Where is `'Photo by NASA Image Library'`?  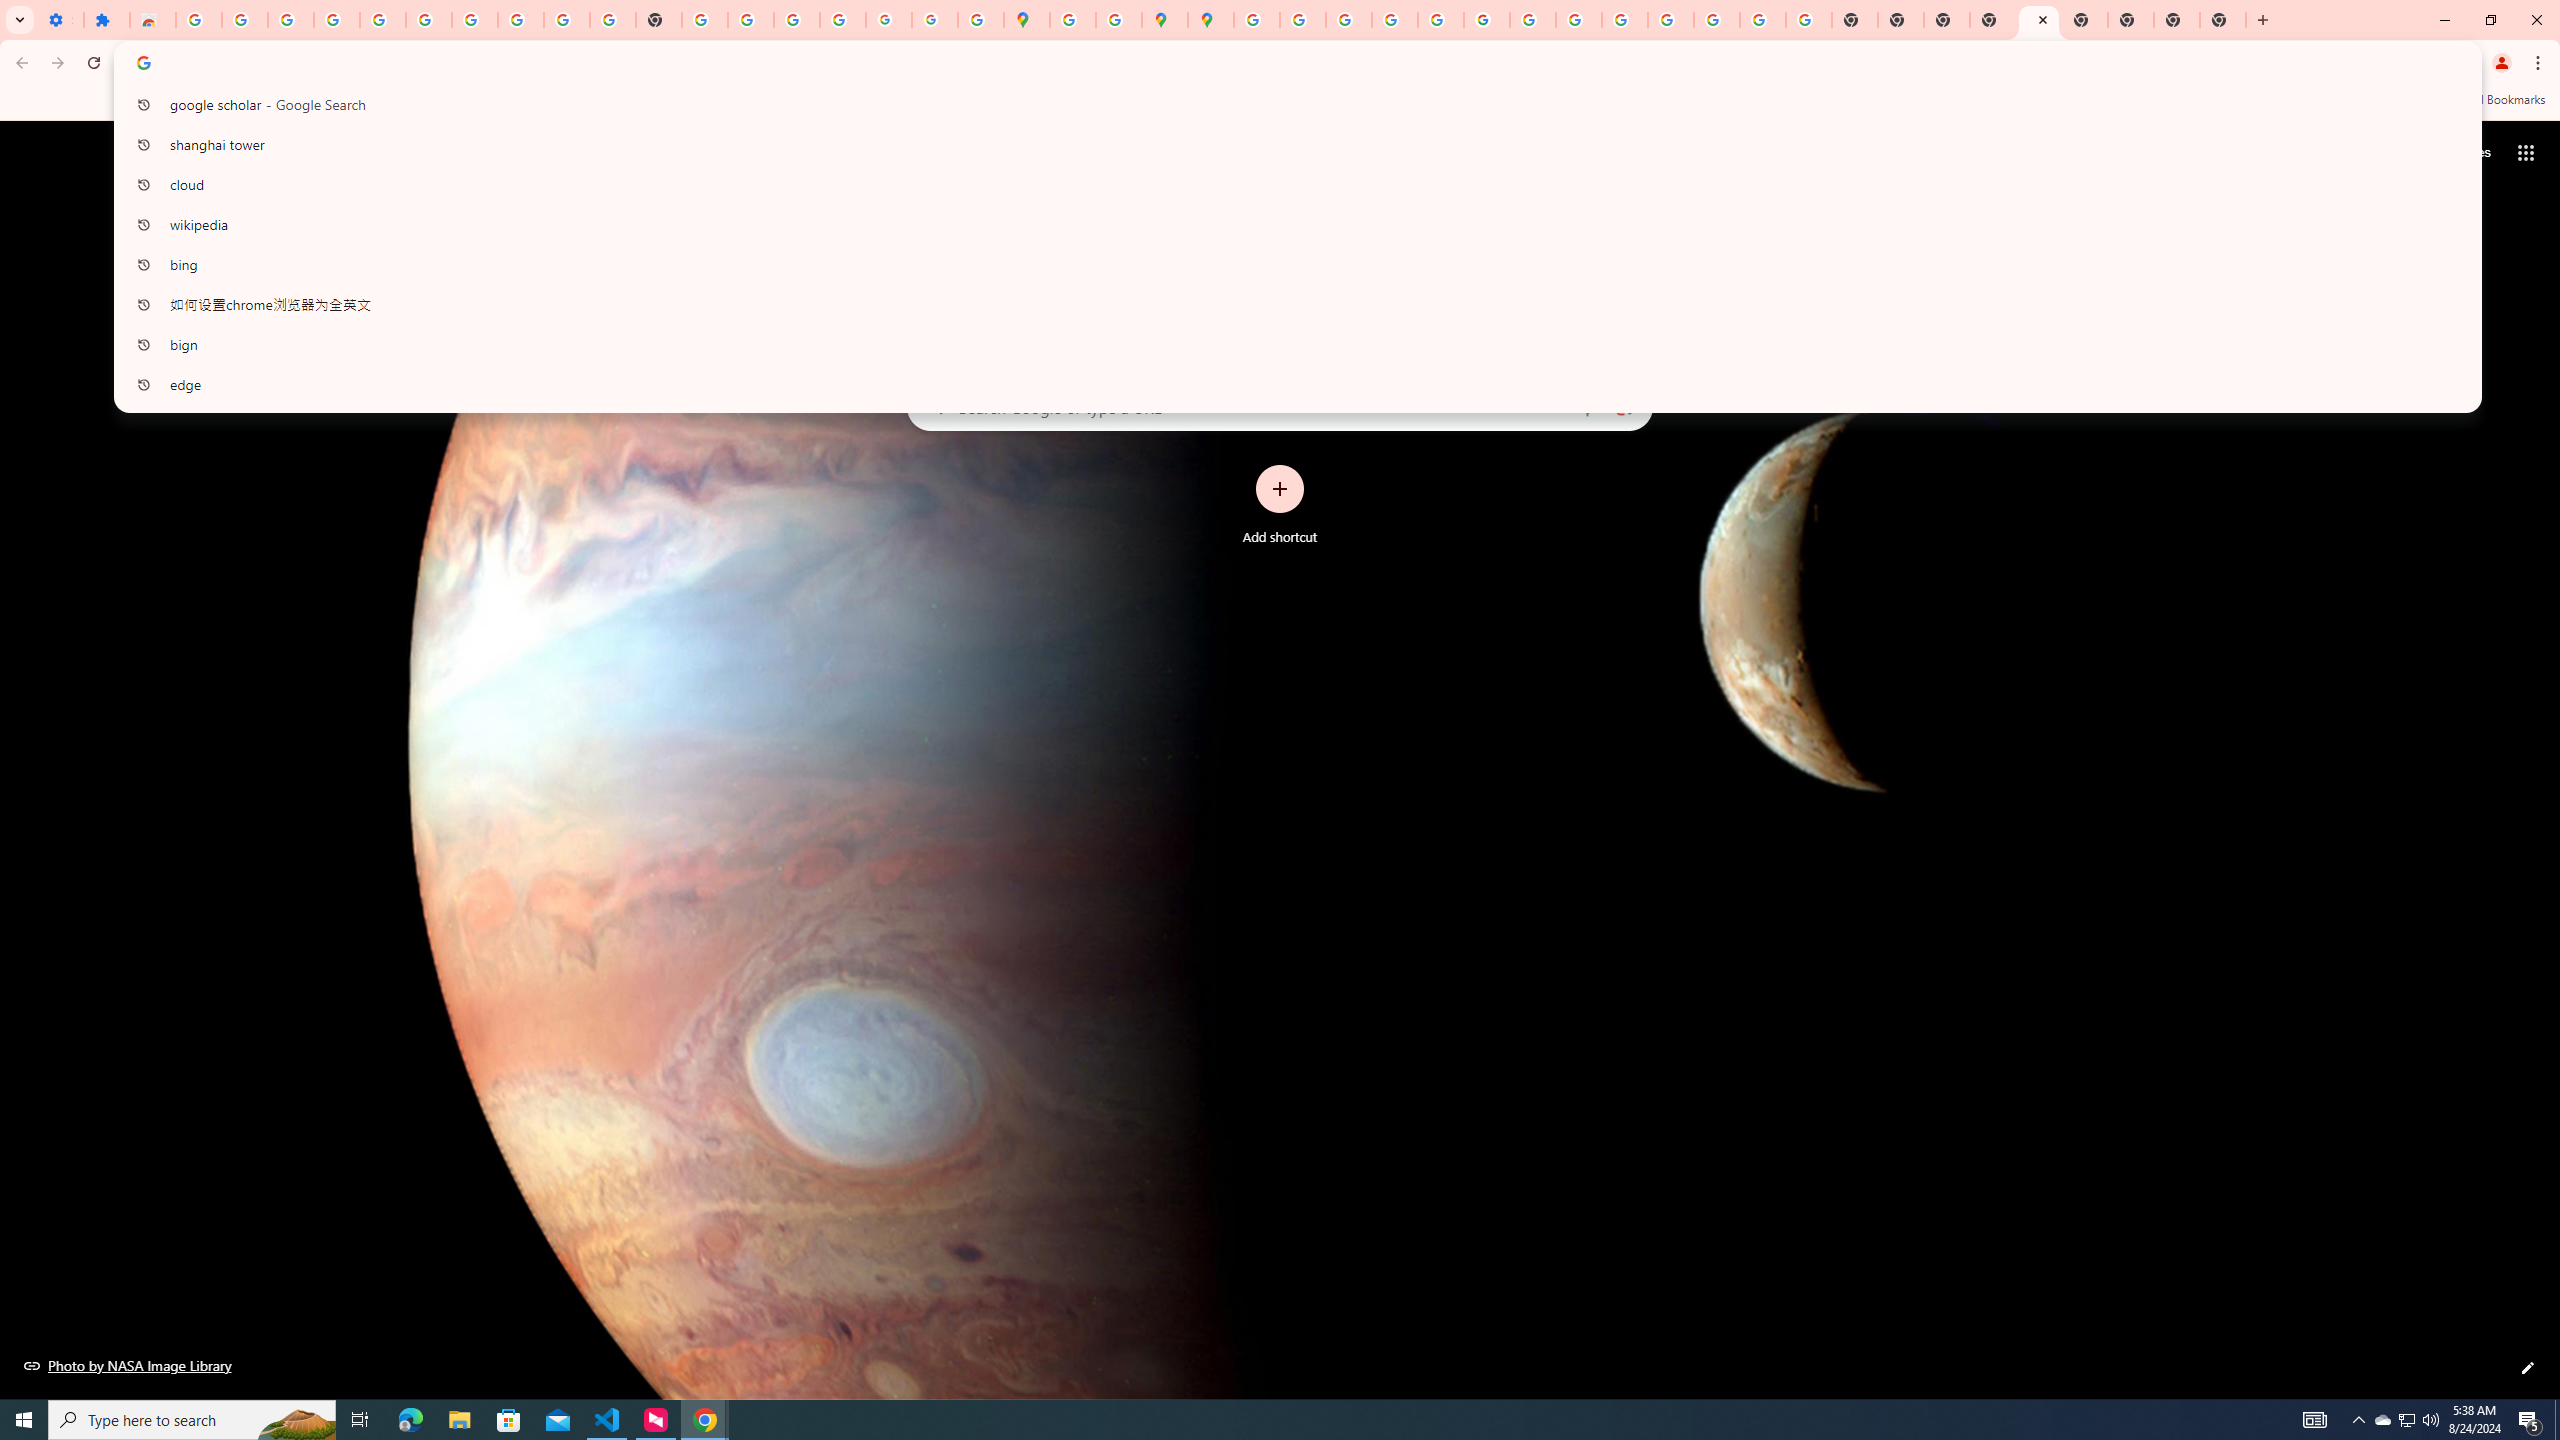
'Photo by NASA Image Library' is located at coordinates (127, 1364).